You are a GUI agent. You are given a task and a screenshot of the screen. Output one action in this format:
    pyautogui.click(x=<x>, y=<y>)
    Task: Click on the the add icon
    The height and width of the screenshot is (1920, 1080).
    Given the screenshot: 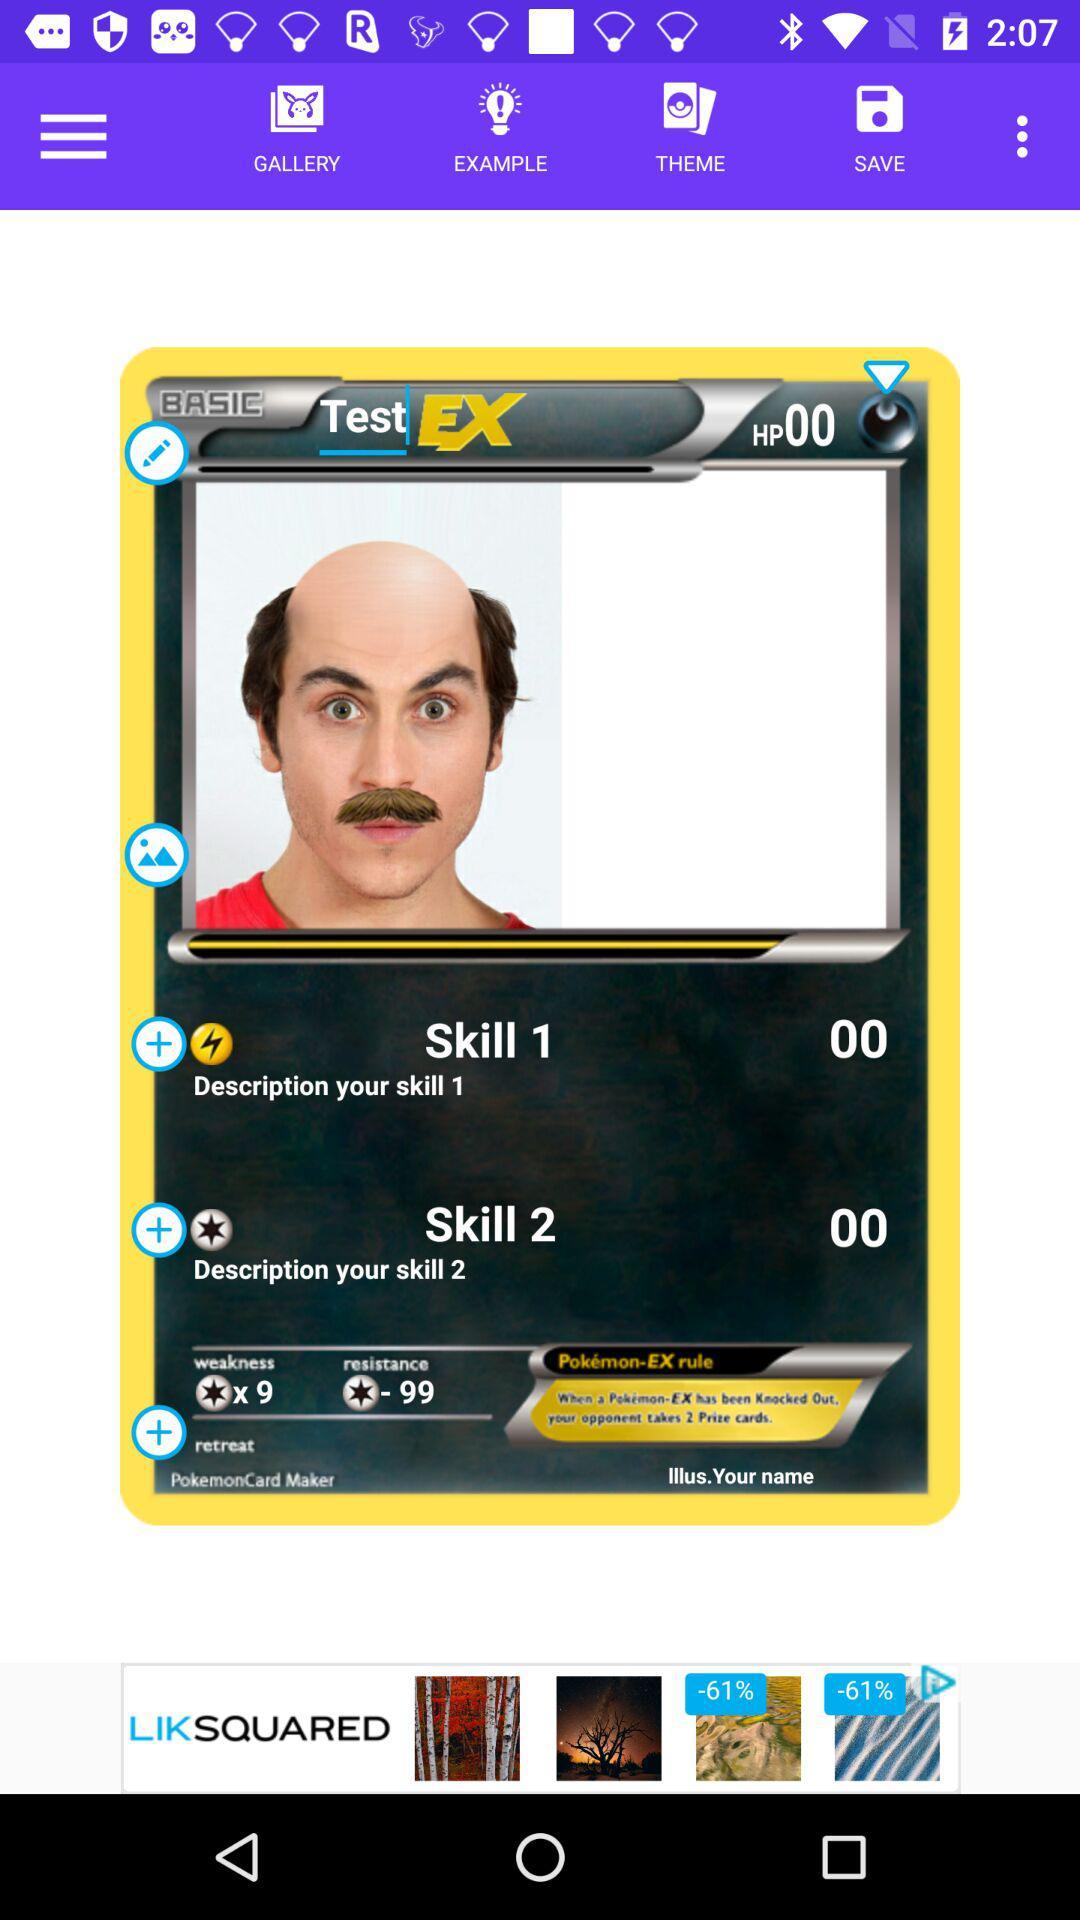 What is the action you would take?
    pyautogui.click(x=157, y=1042)
    